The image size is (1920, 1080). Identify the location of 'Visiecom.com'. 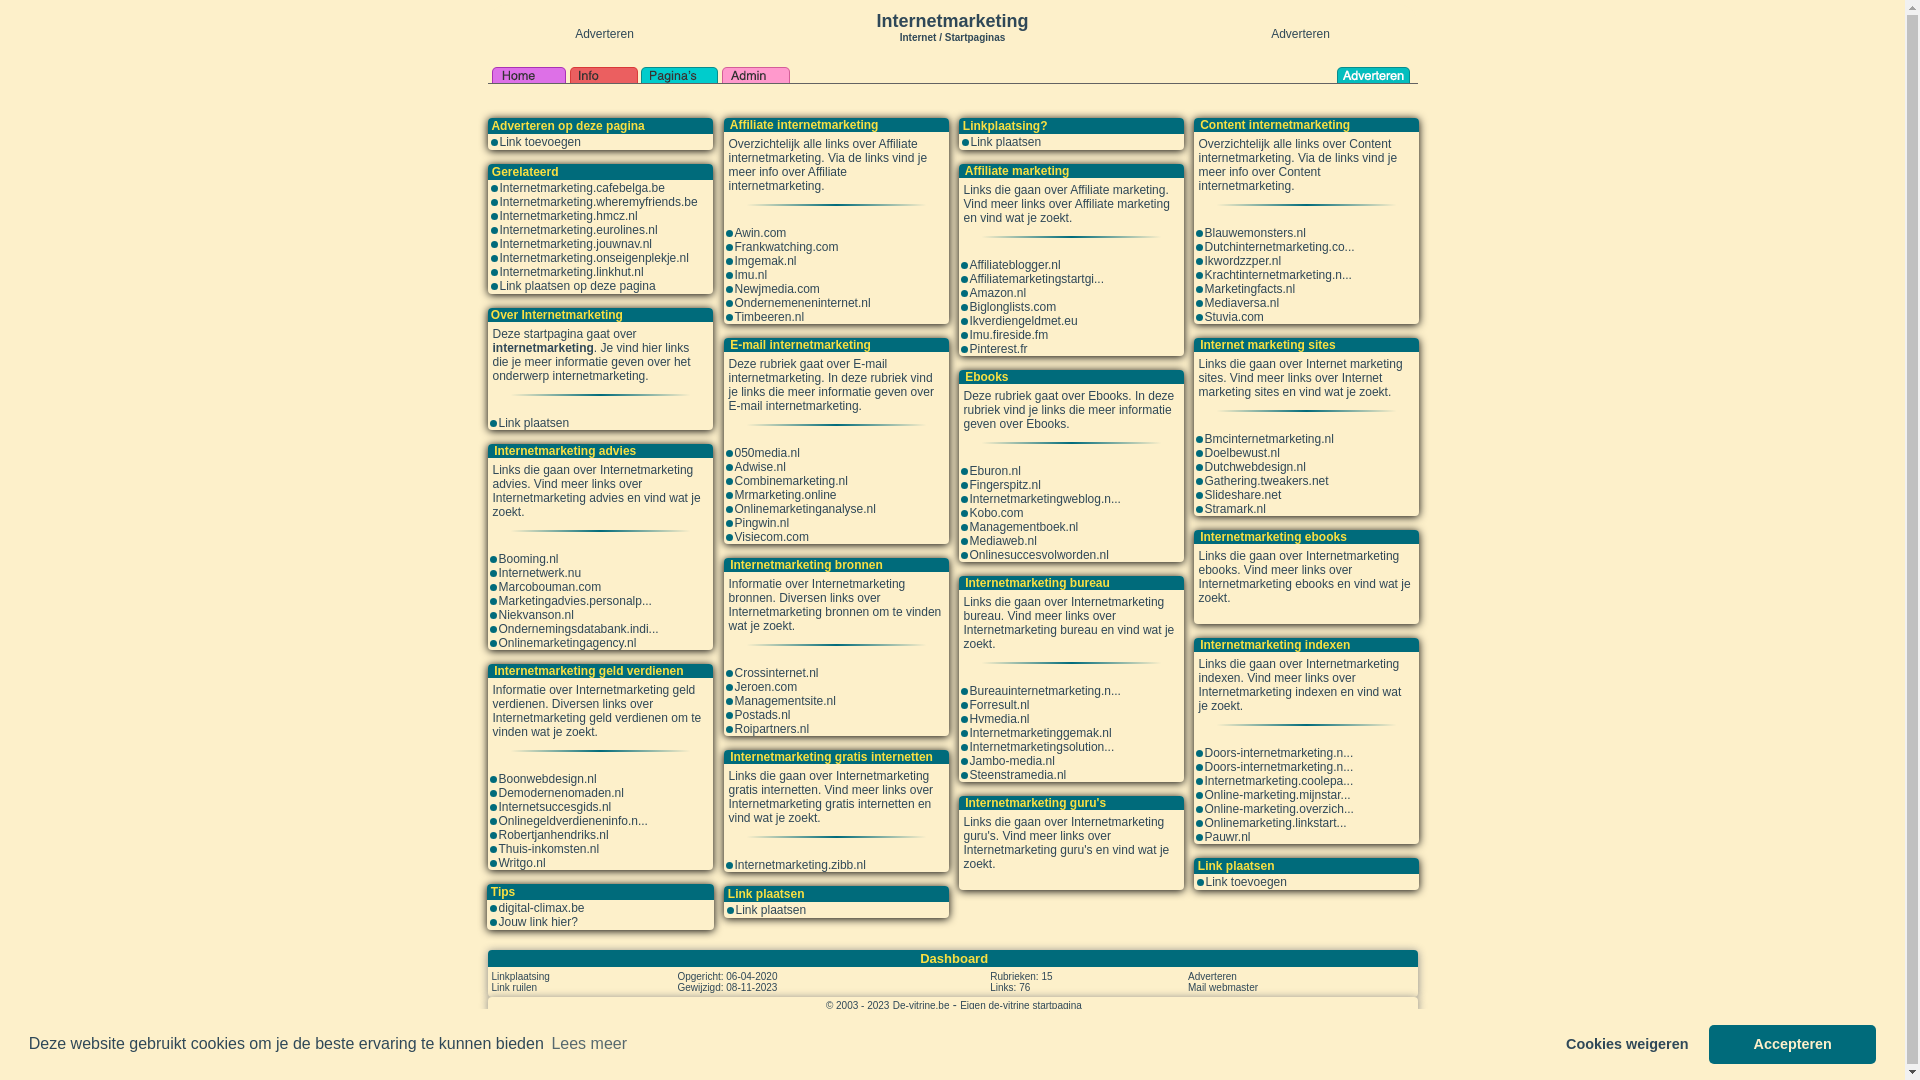
(770, 535).